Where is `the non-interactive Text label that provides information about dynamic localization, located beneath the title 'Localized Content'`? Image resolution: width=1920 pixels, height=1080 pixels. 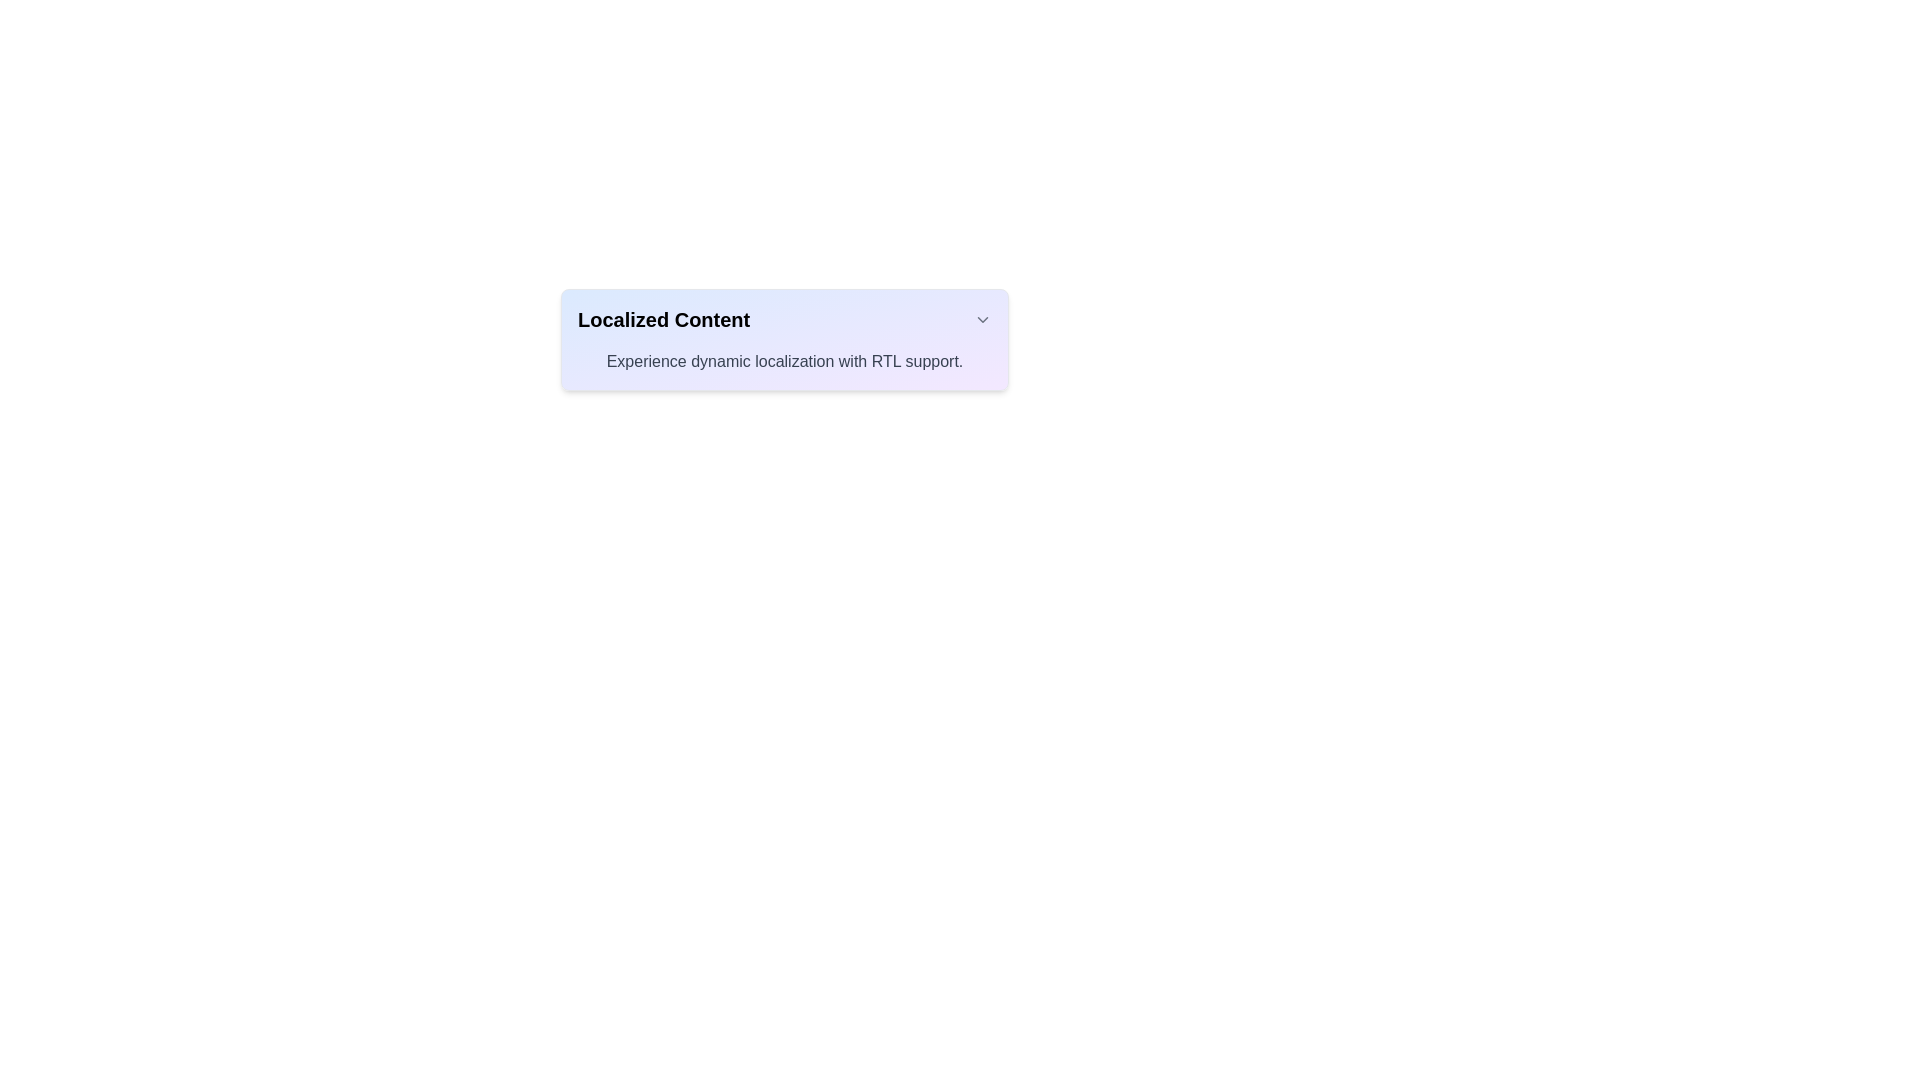
the non-interactive Text label that provides information about dynamic localization, located beneath the title 'Localized Content' is located at coordinates (784, 362).